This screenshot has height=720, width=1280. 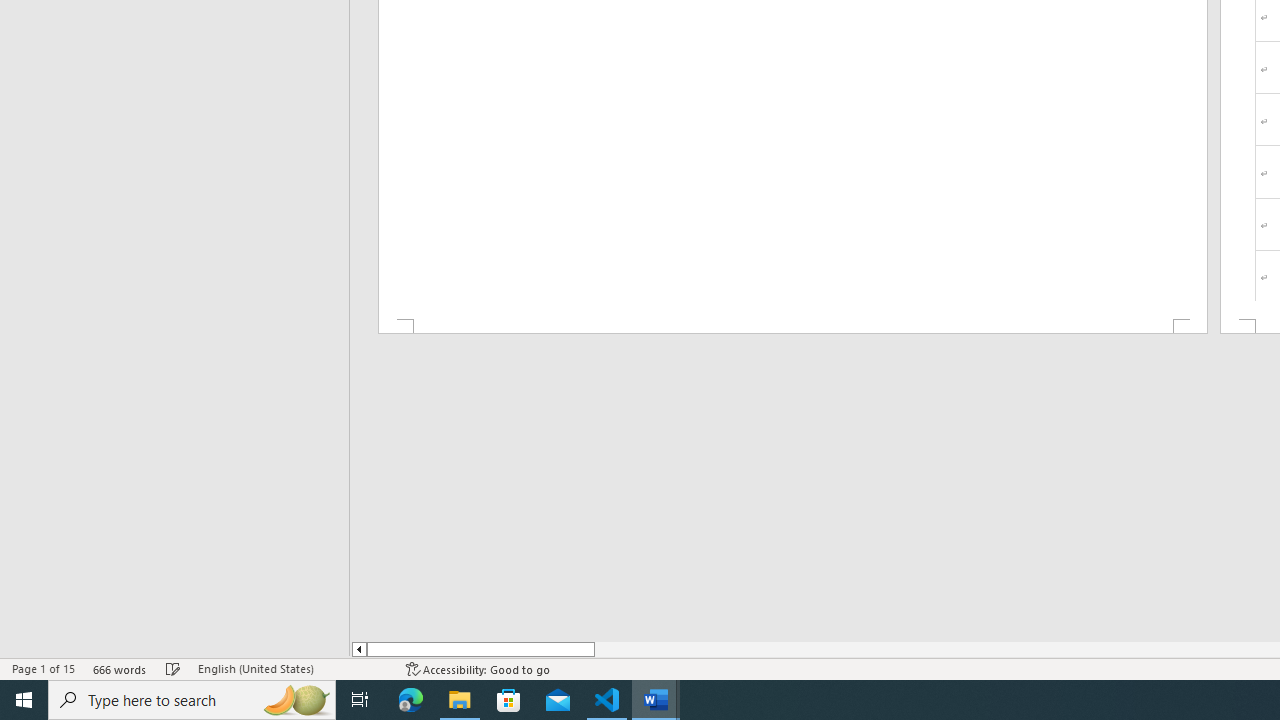 I want to click on 'Page Number Page 1 of 15', so click(x=43, y=669).